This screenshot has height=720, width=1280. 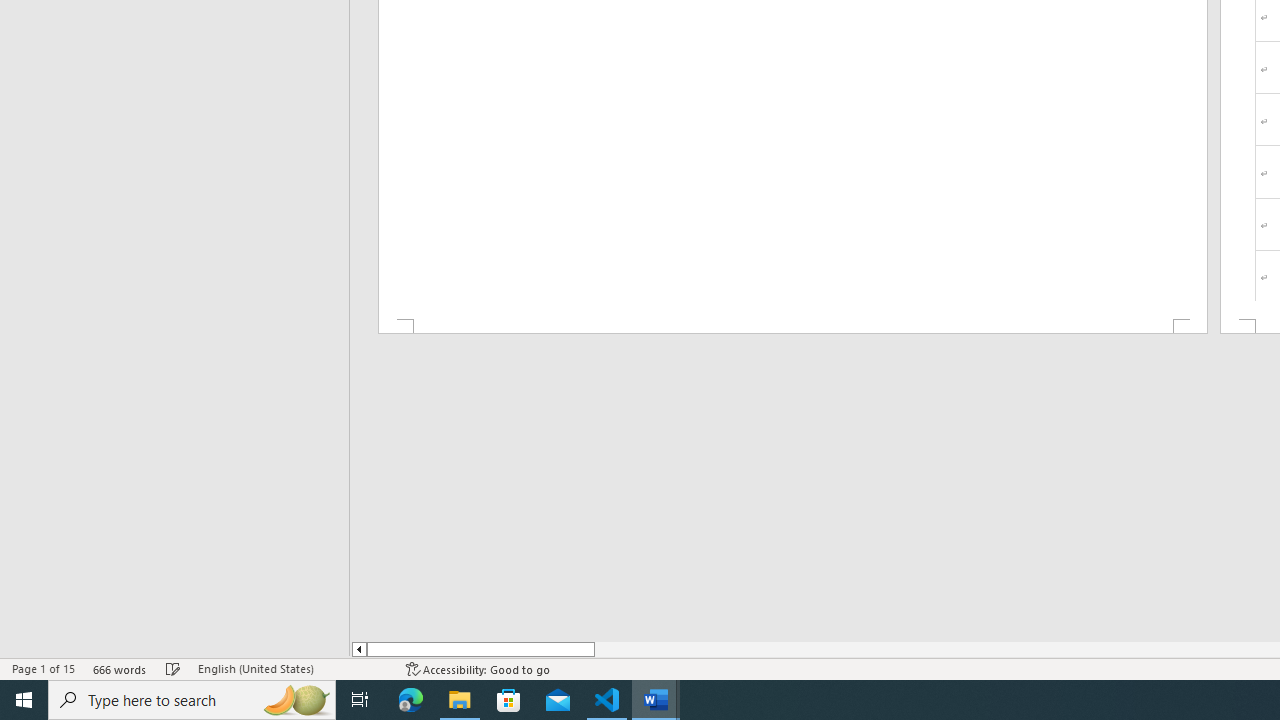 I want to click on 'Page Number Page 1 of 15', so click(x=43, y=669).